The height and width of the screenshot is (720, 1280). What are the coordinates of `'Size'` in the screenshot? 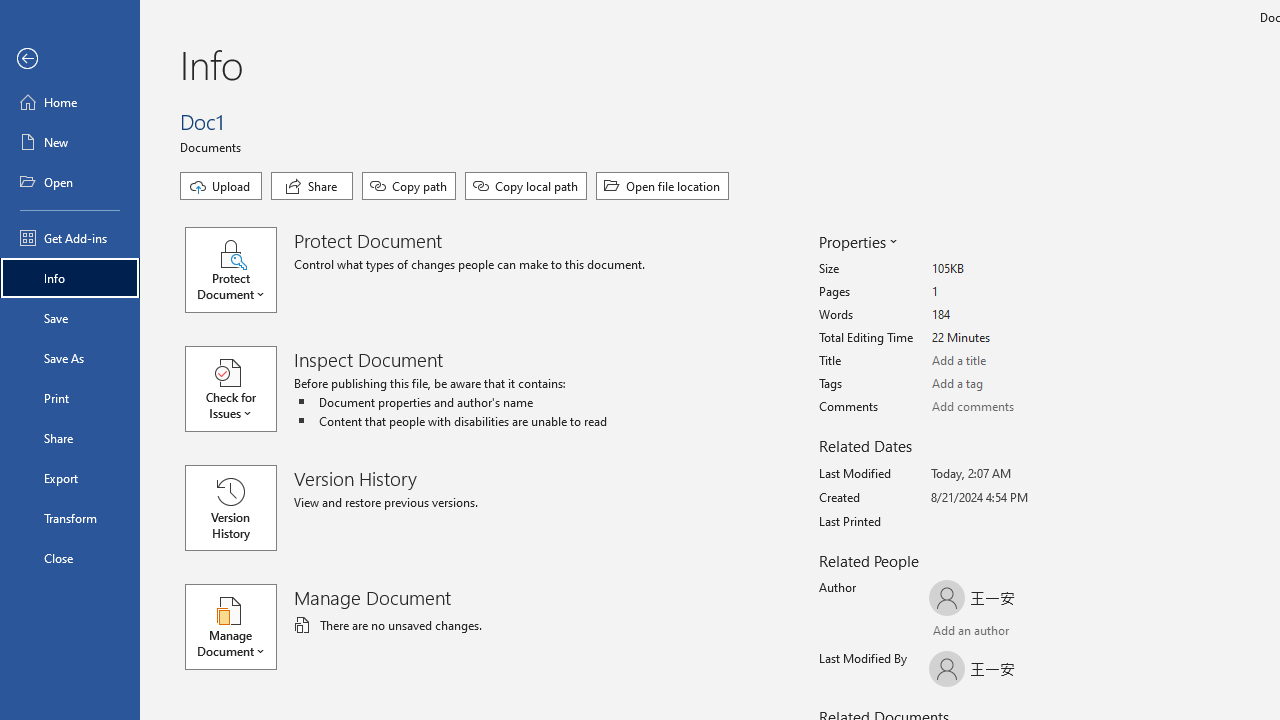 It's located at (1006, 268).